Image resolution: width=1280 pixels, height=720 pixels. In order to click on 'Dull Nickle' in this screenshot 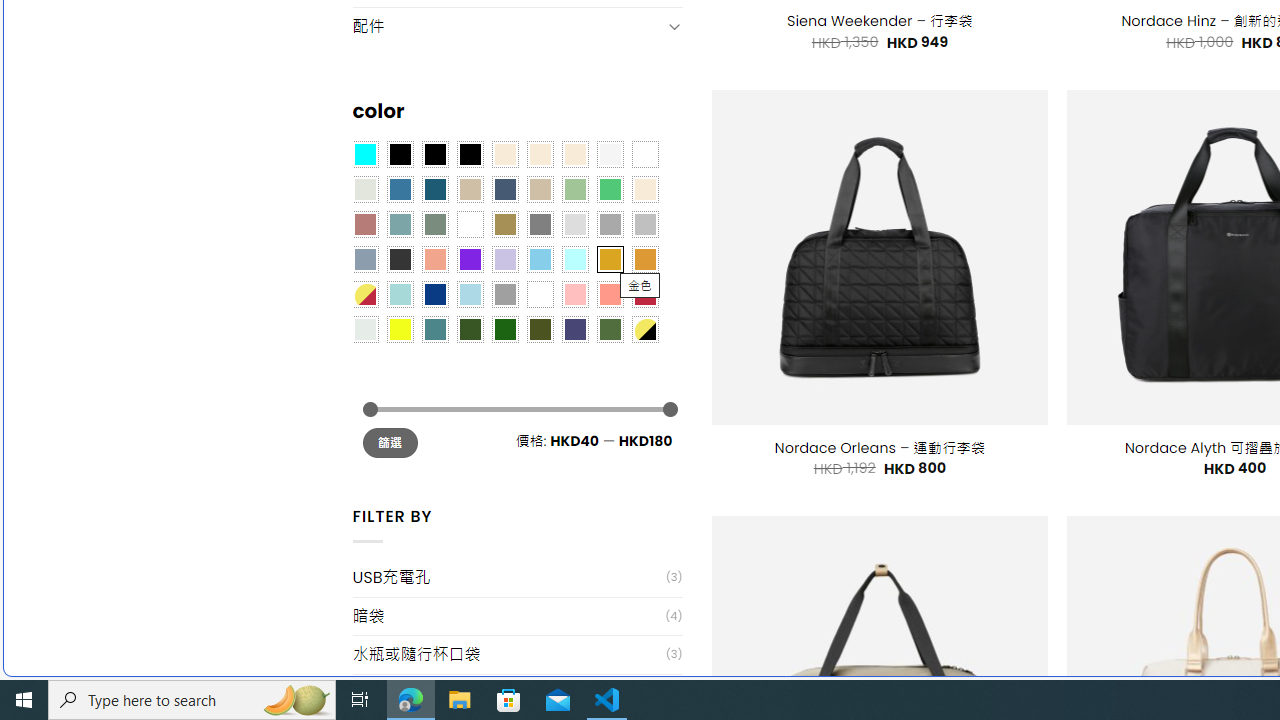, I will do `click(364, 328)`.